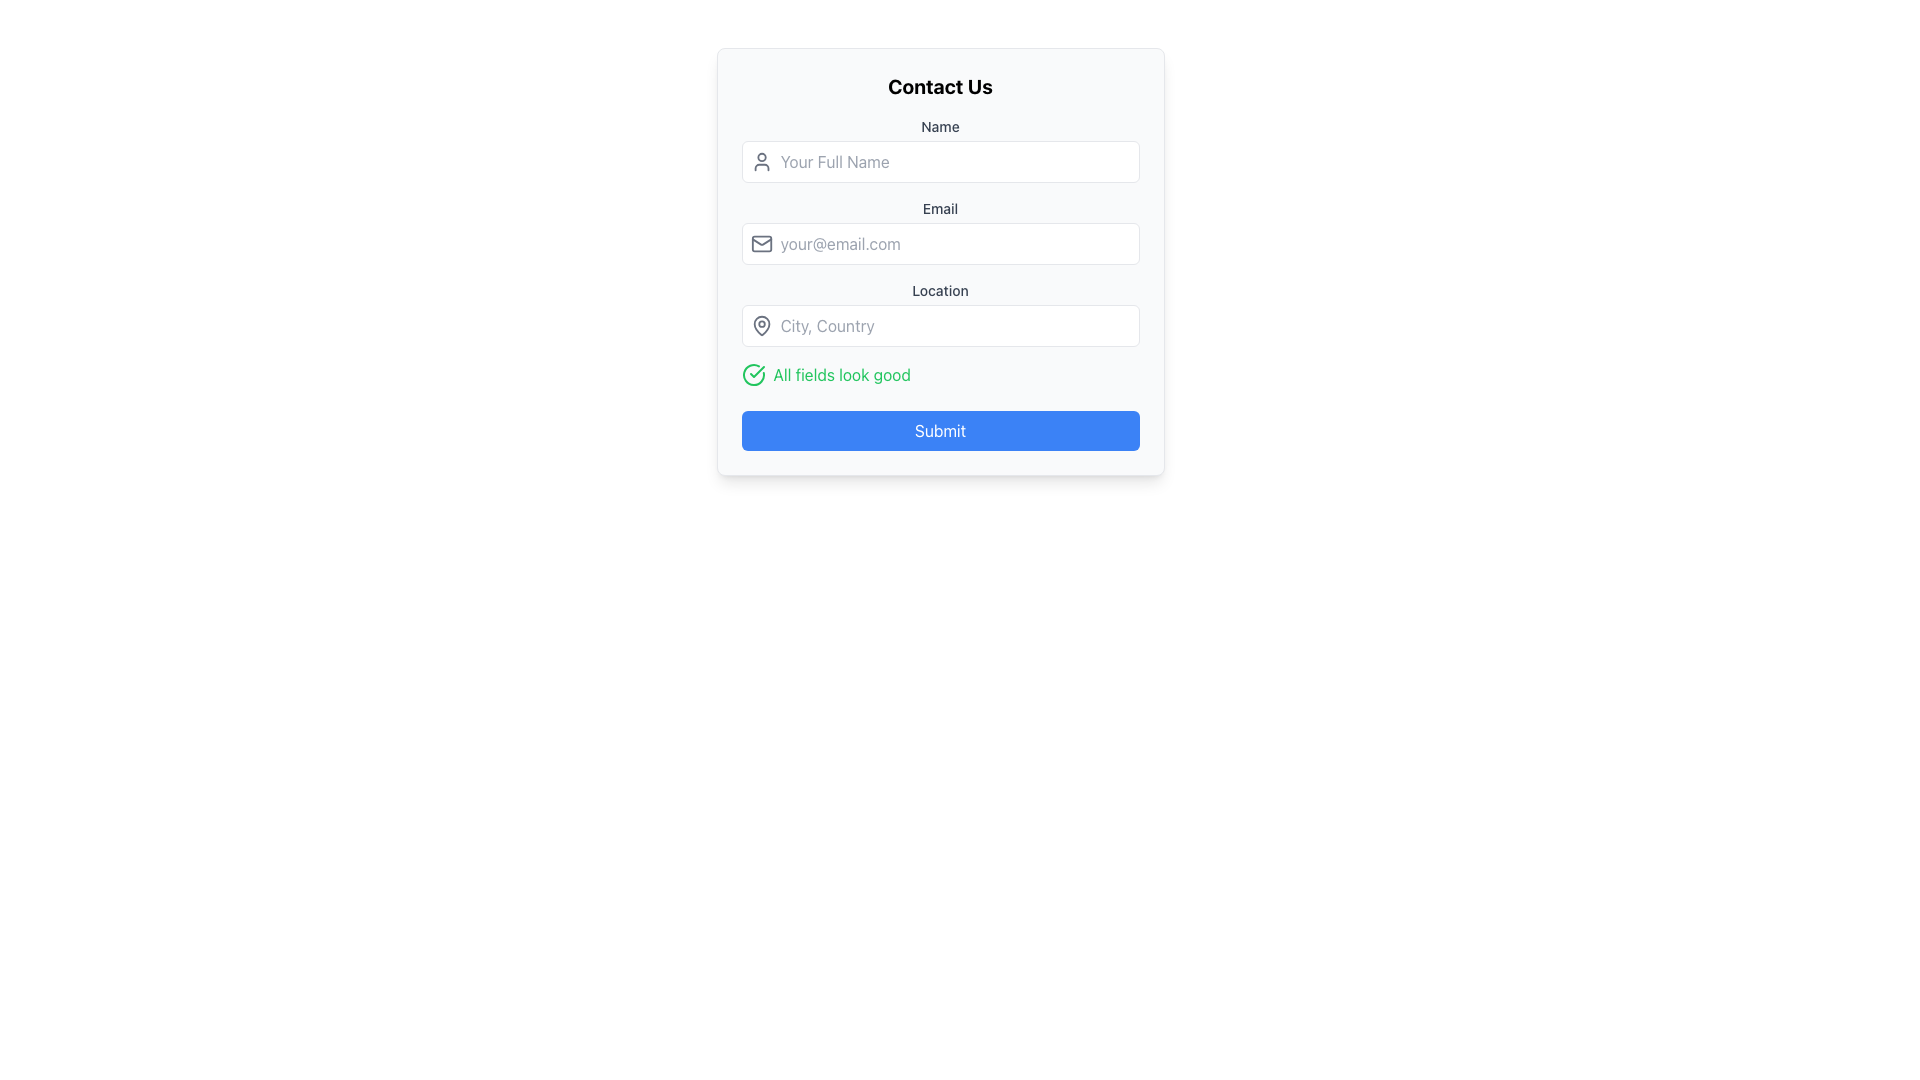 This screenshot has width=1920, height=1080. What do you see at coordinates (939, 430) in the screenshot?
I see `the 'Submit' button with a blue background and white text at the bottom of the form interface` at bounding box center [939, 430].